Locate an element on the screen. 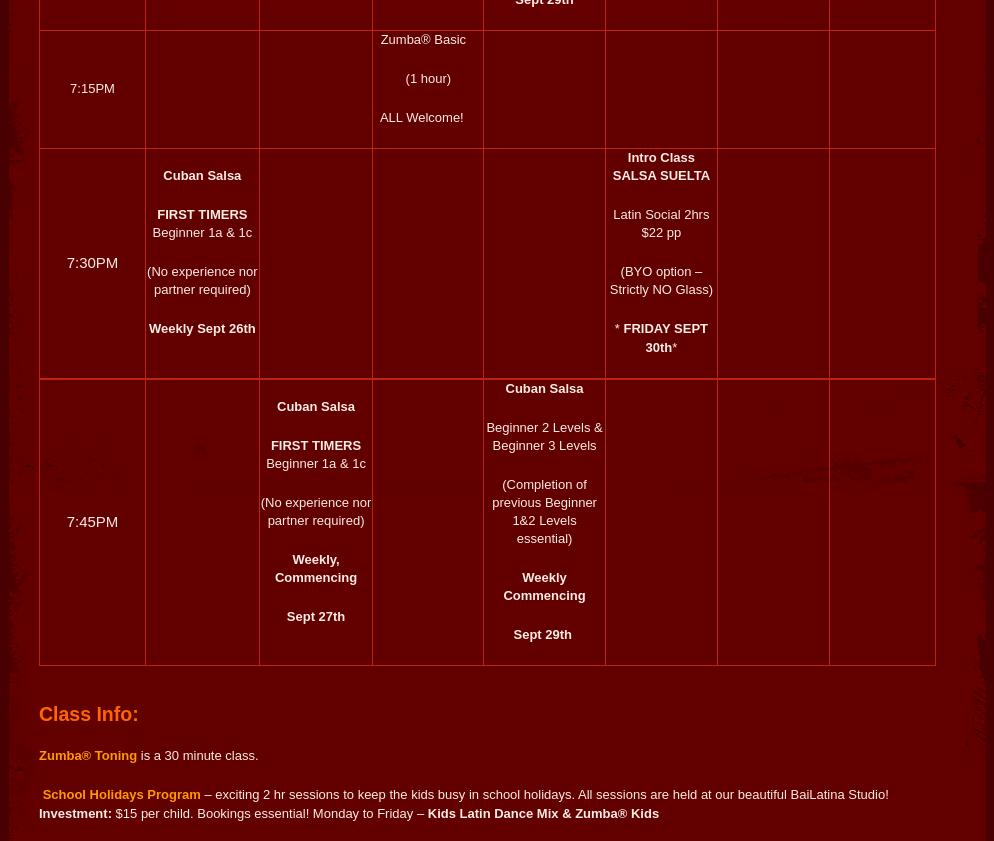 The width and height of the screenshot is (994, 841). 'School Holidays Program' is located at coordinates (119, 794).